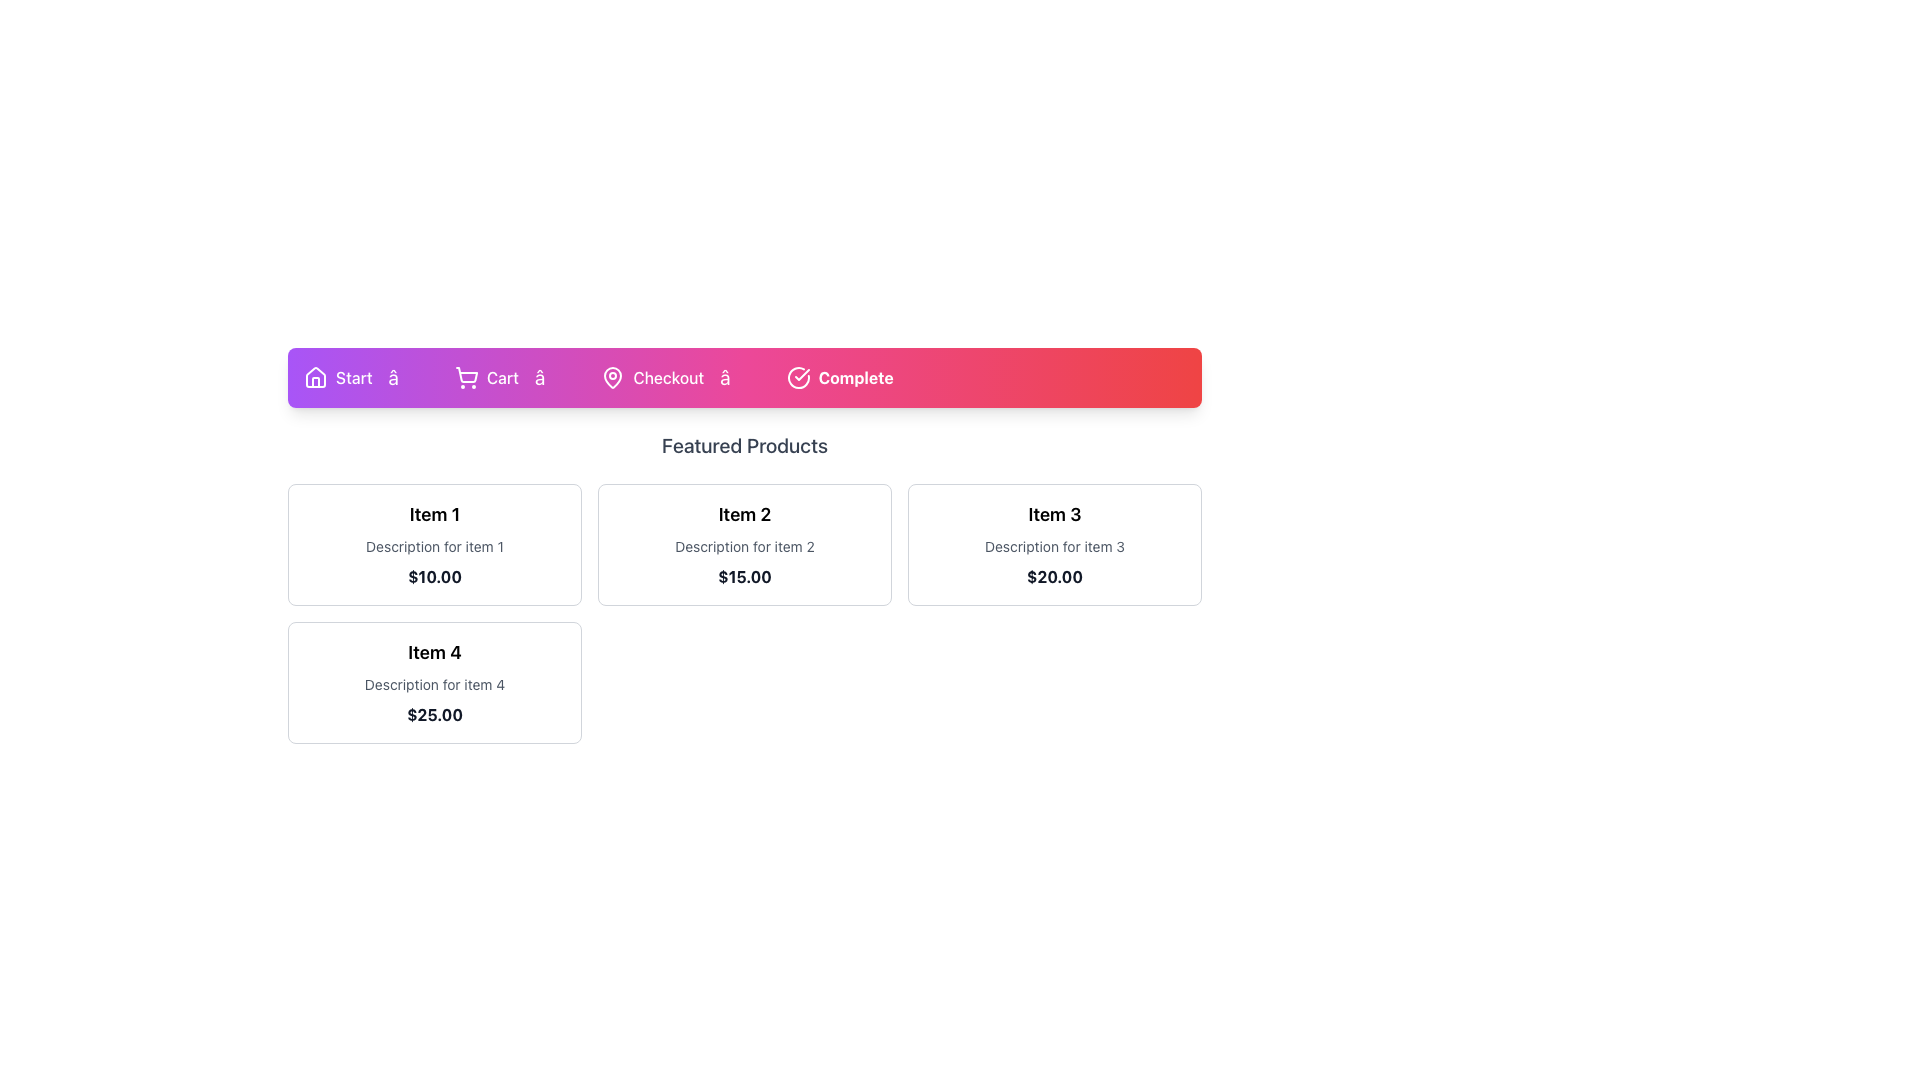 The height and width of the screenshot is (1080, 1920). I want to click on the 'Cart' navigation link with the shopping cart icon, so click(486, 378).